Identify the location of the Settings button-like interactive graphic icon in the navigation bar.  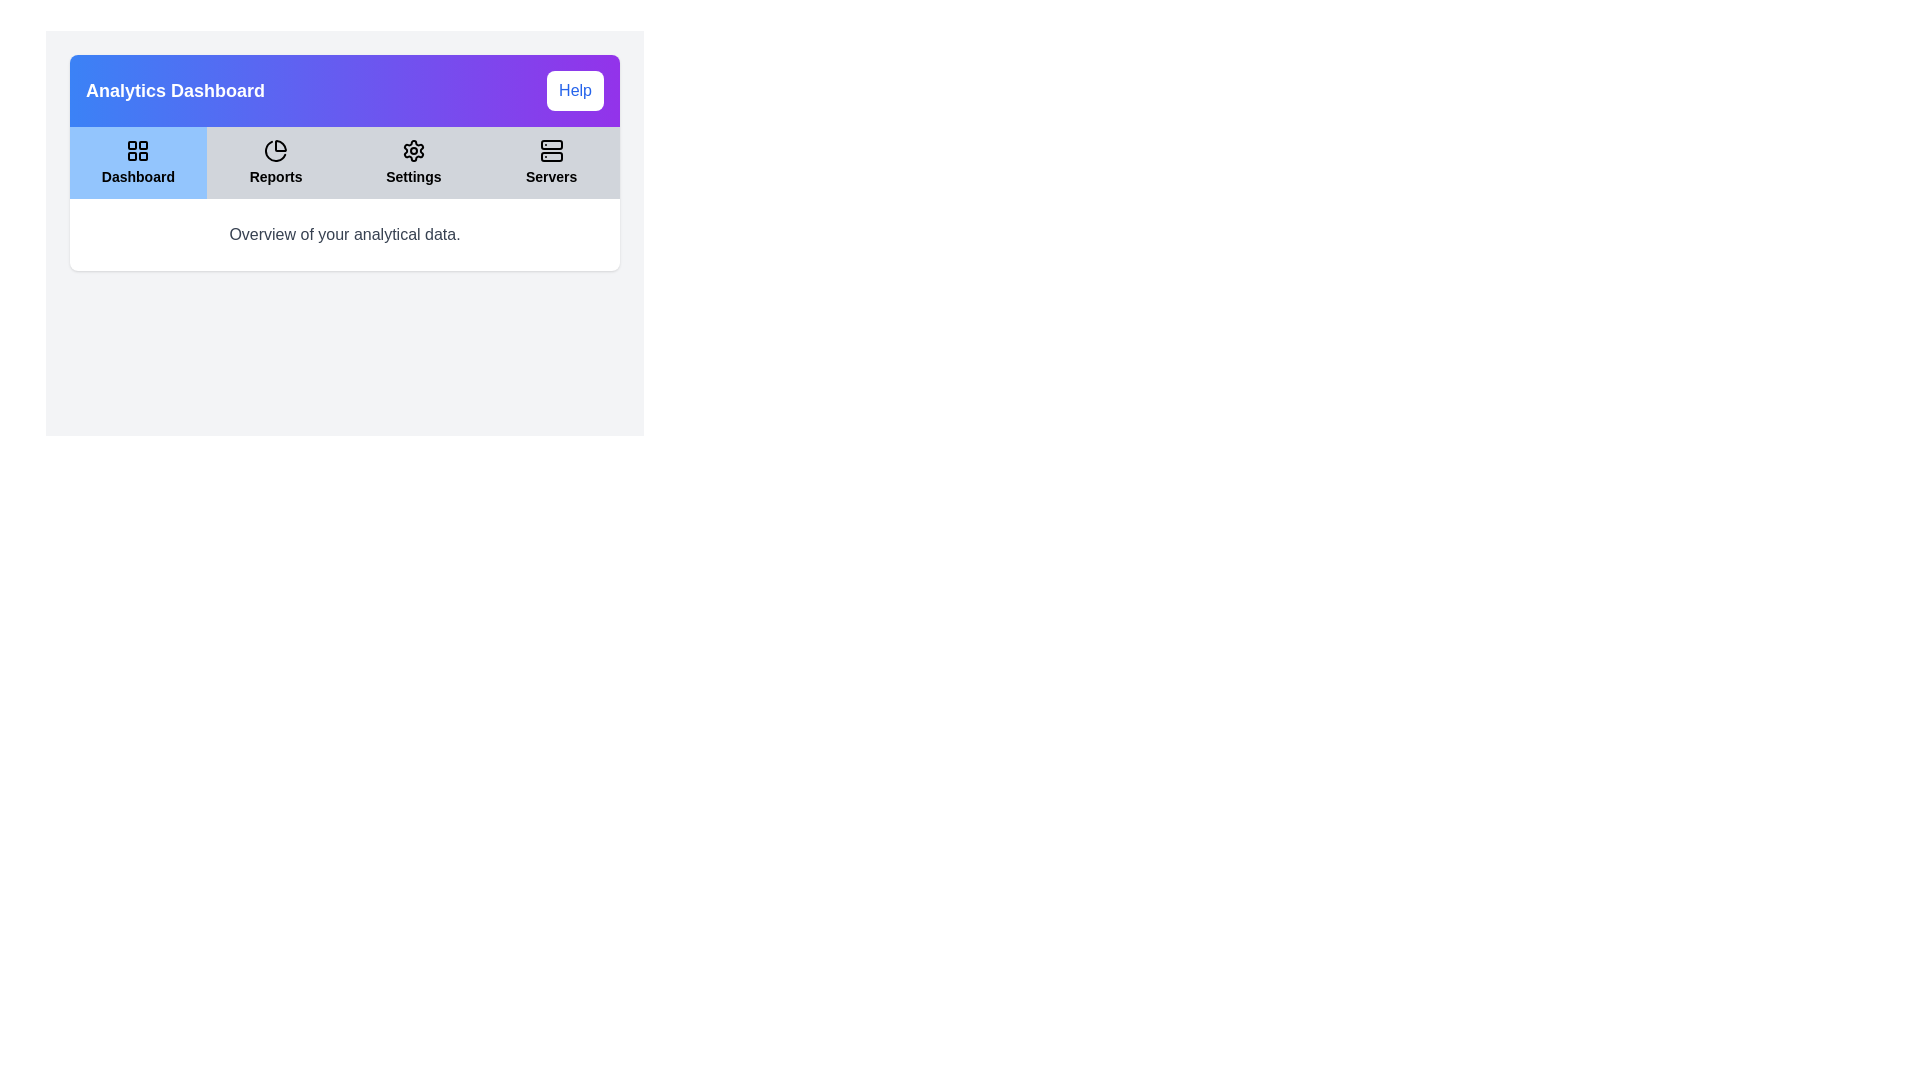
(412, 149).